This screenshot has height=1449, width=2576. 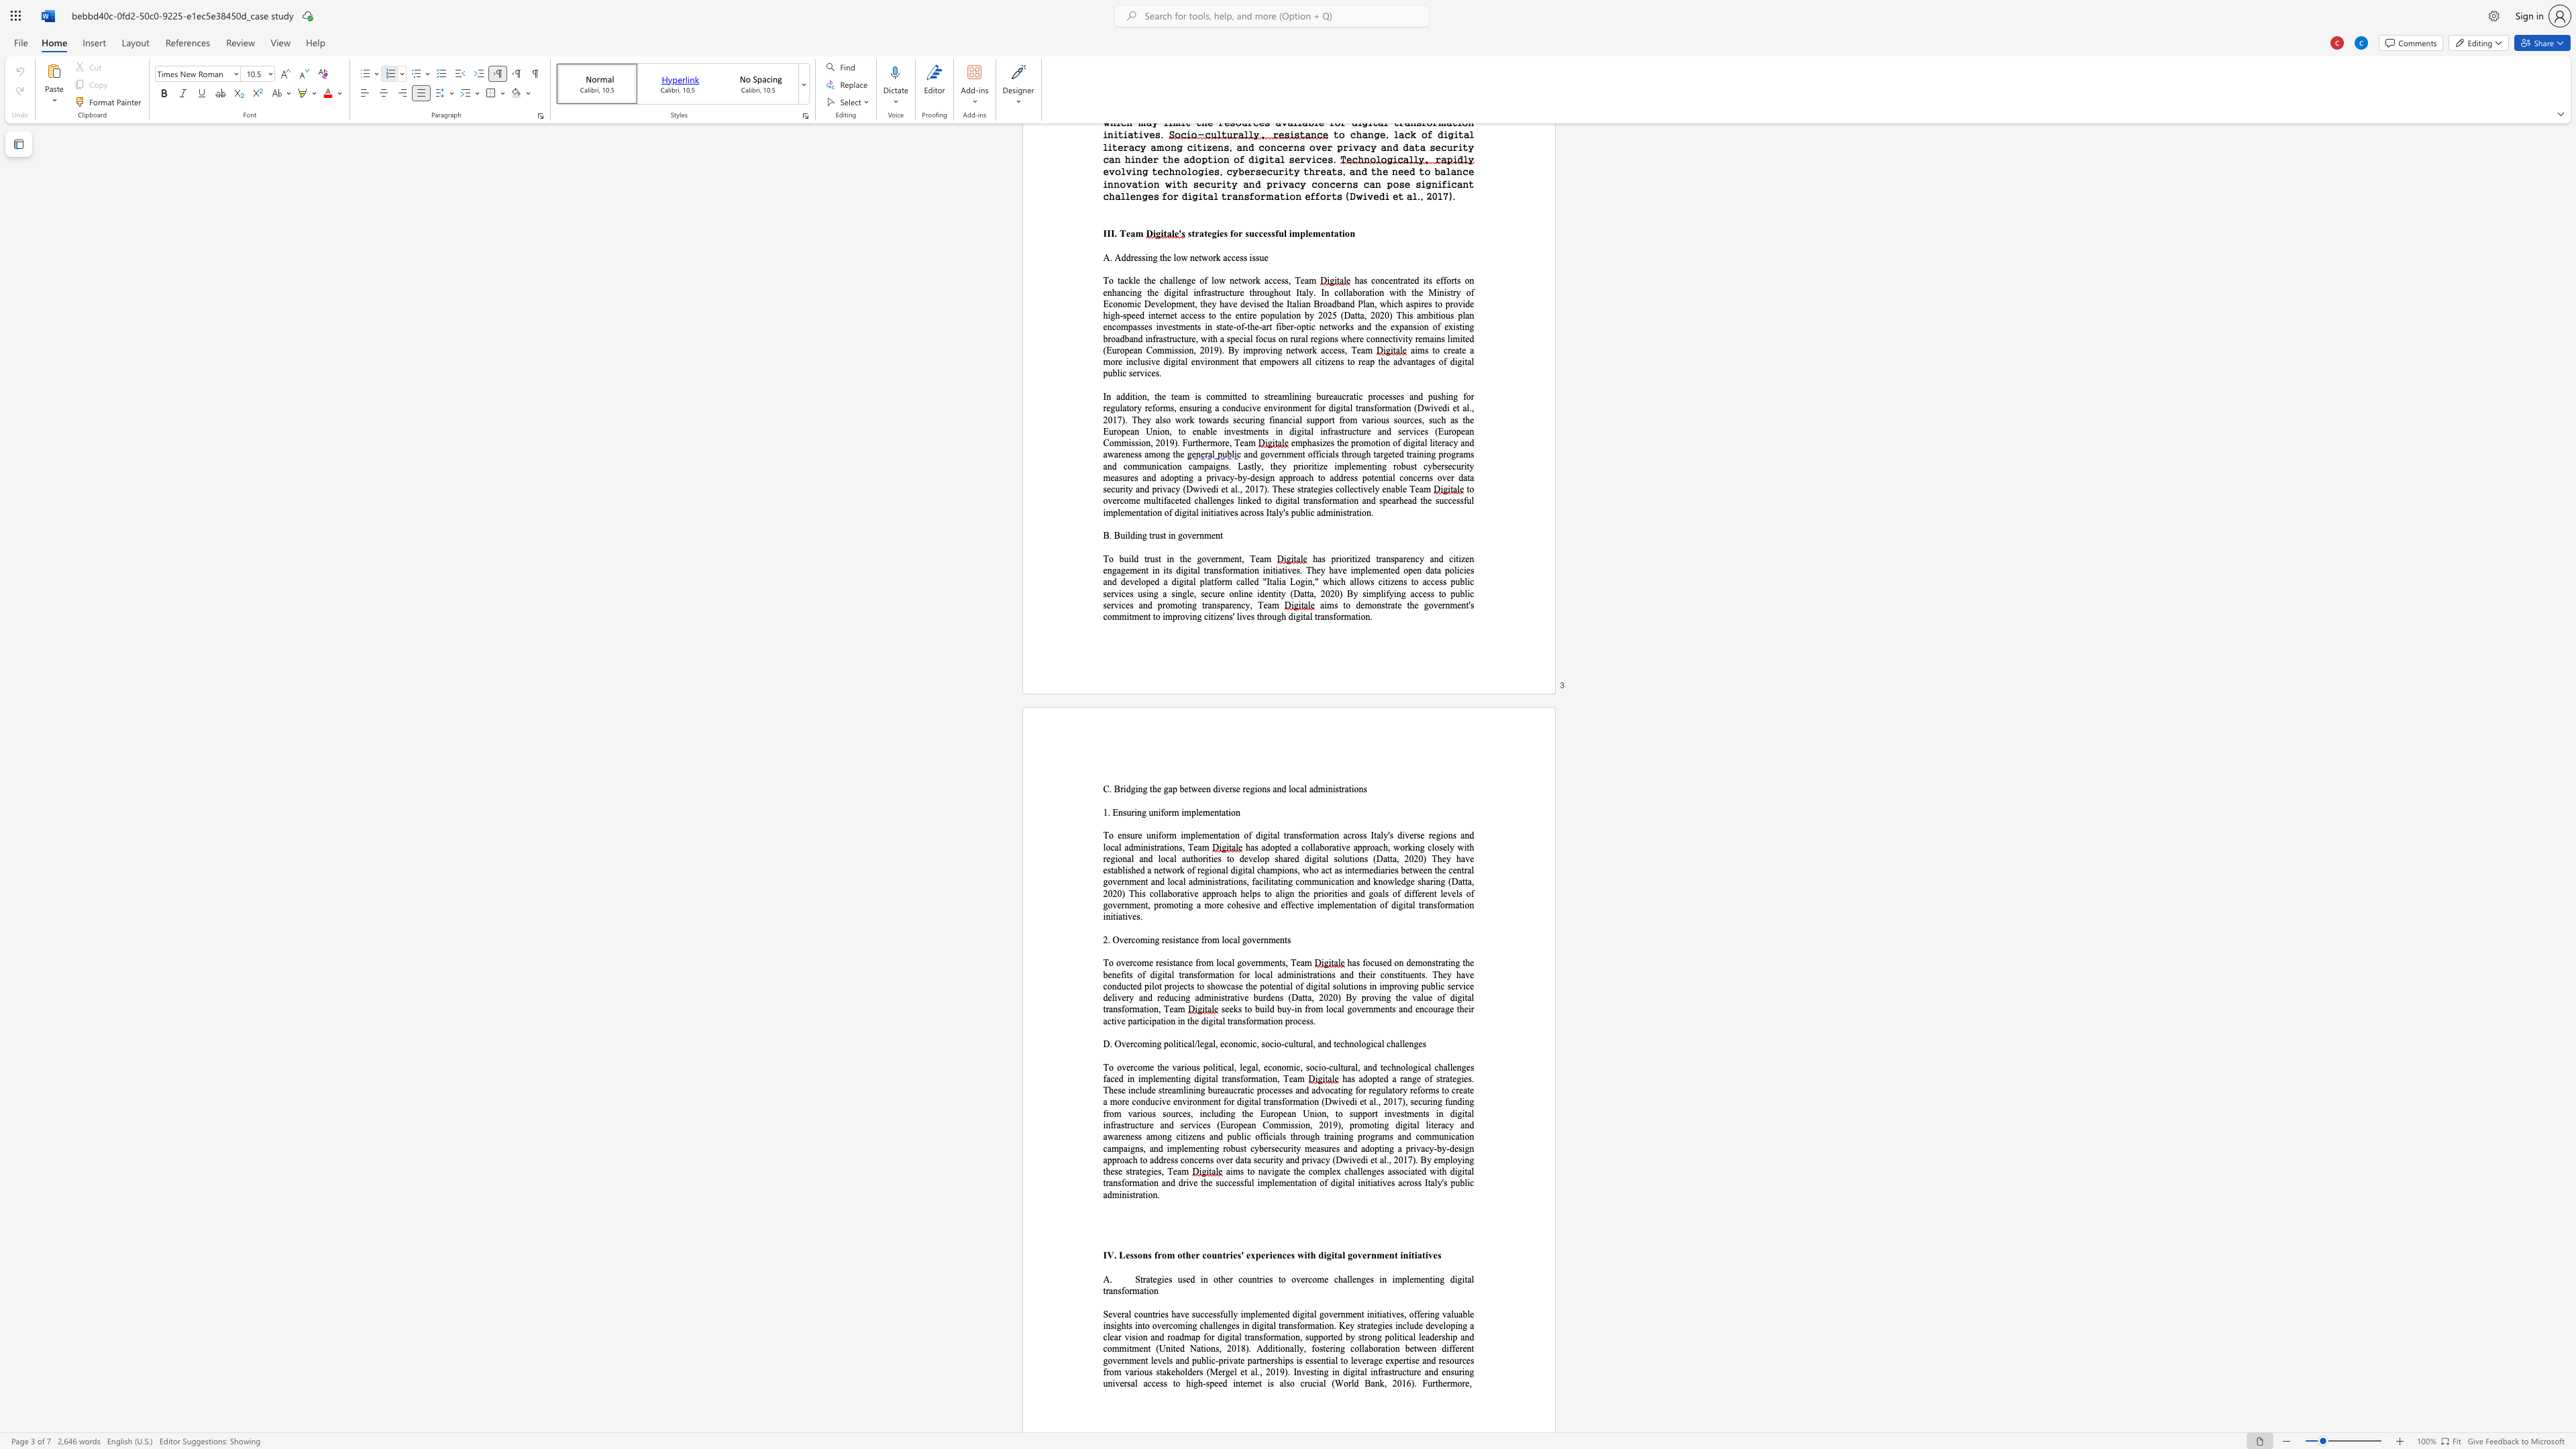 What do you see at coordinates (1392, 1313) in the screenshot?
I see `the 4th character "v" in the text` at bounding box center [1392, 1313].